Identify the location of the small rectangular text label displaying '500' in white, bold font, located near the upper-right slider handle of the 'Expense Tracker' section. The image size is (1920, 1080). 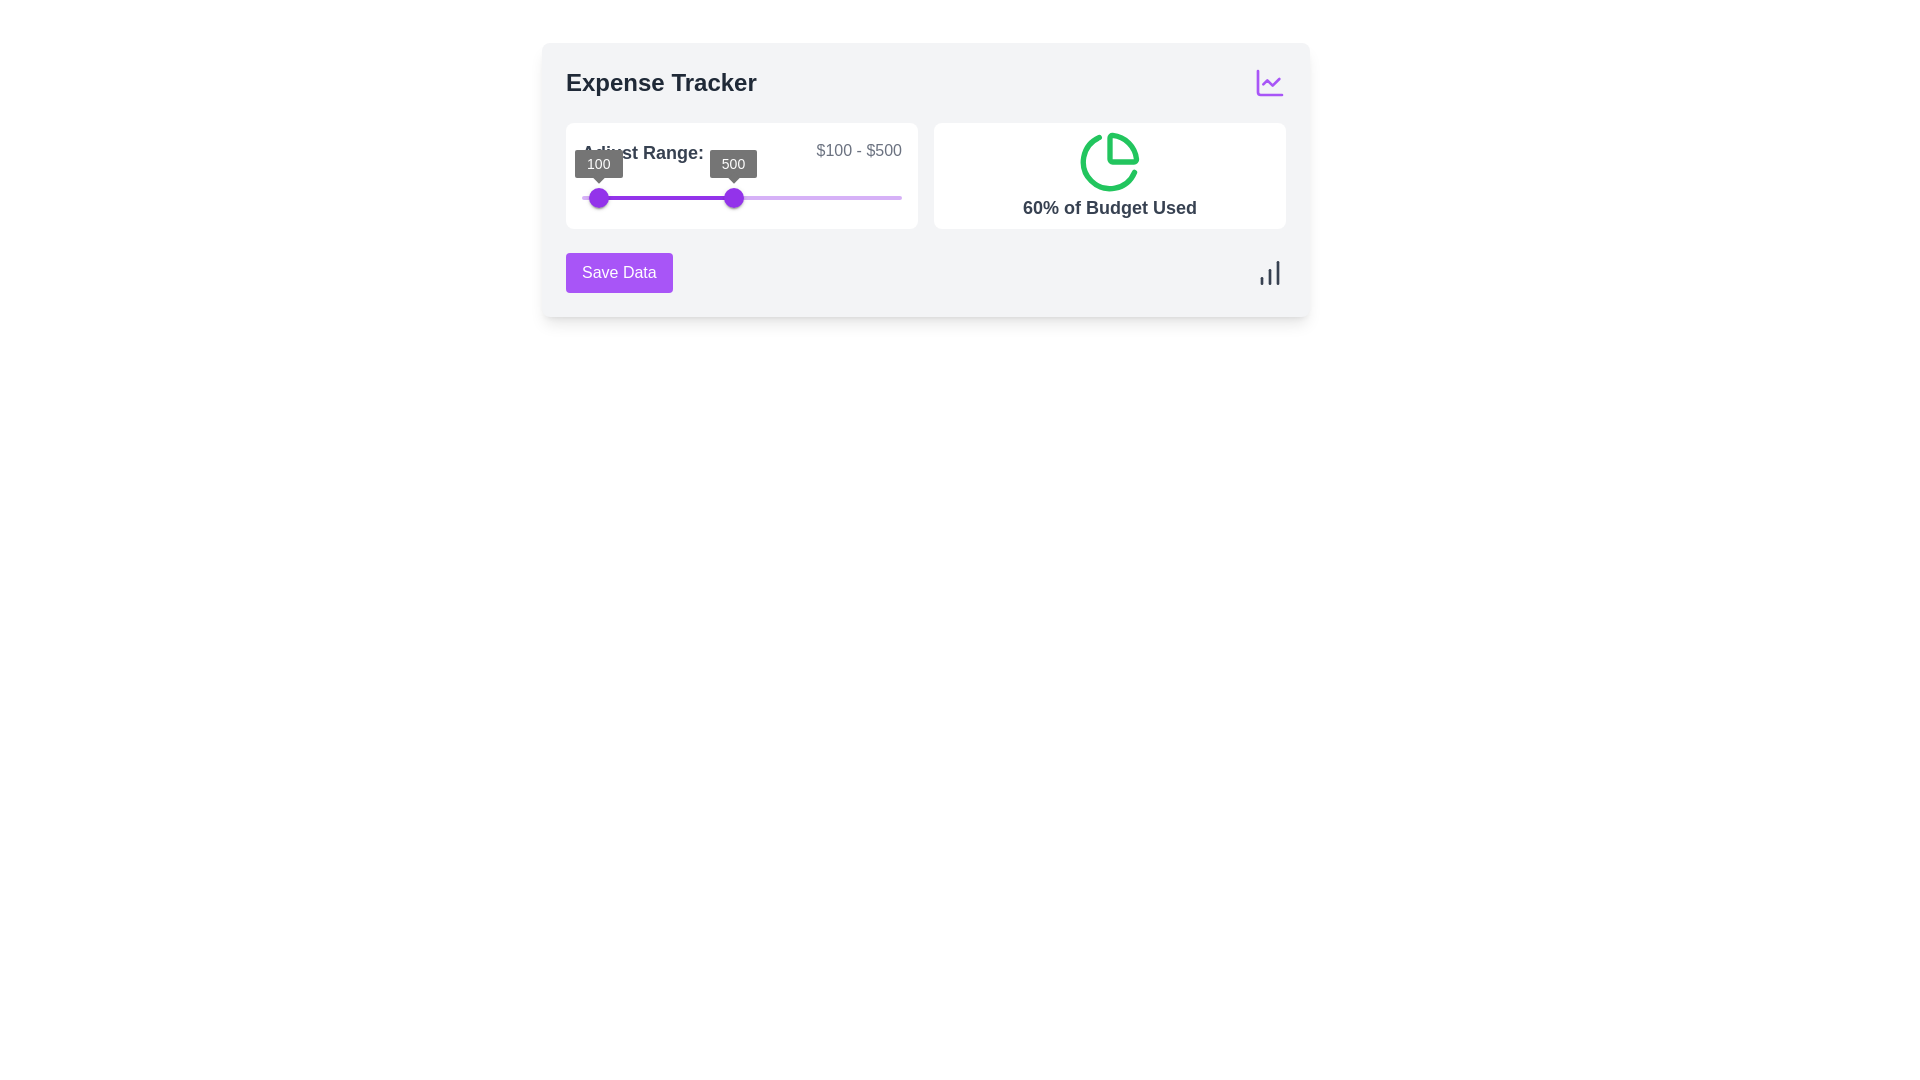
(732, 162).